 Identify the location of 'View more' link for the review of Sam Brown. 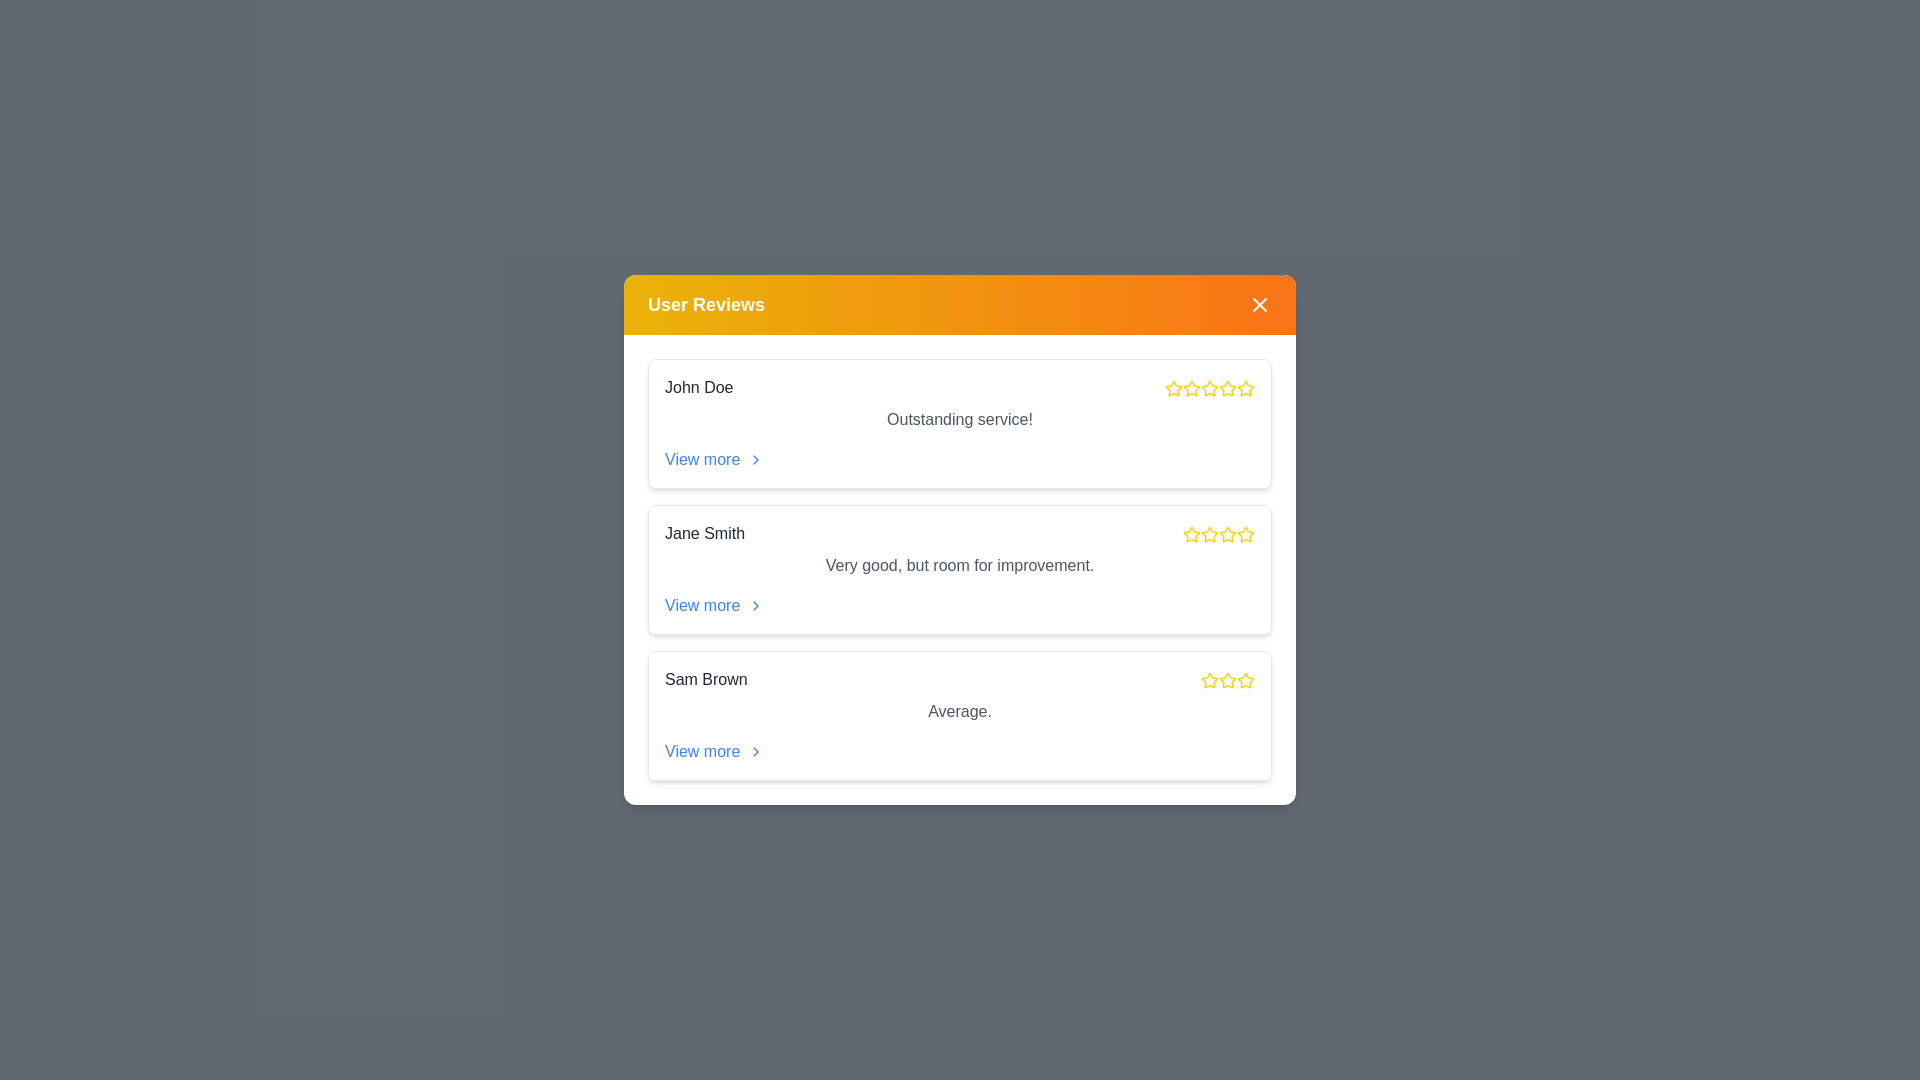
(714, 752).